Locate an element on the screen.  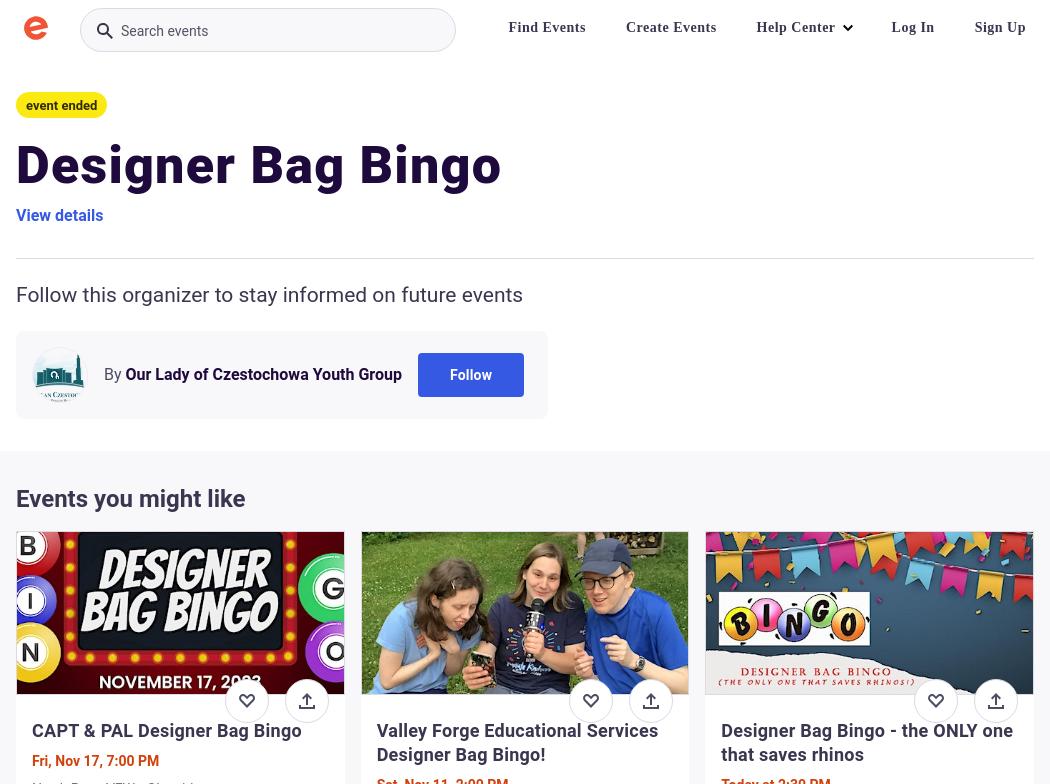
'Log In' is located at coordinates (912, 26).